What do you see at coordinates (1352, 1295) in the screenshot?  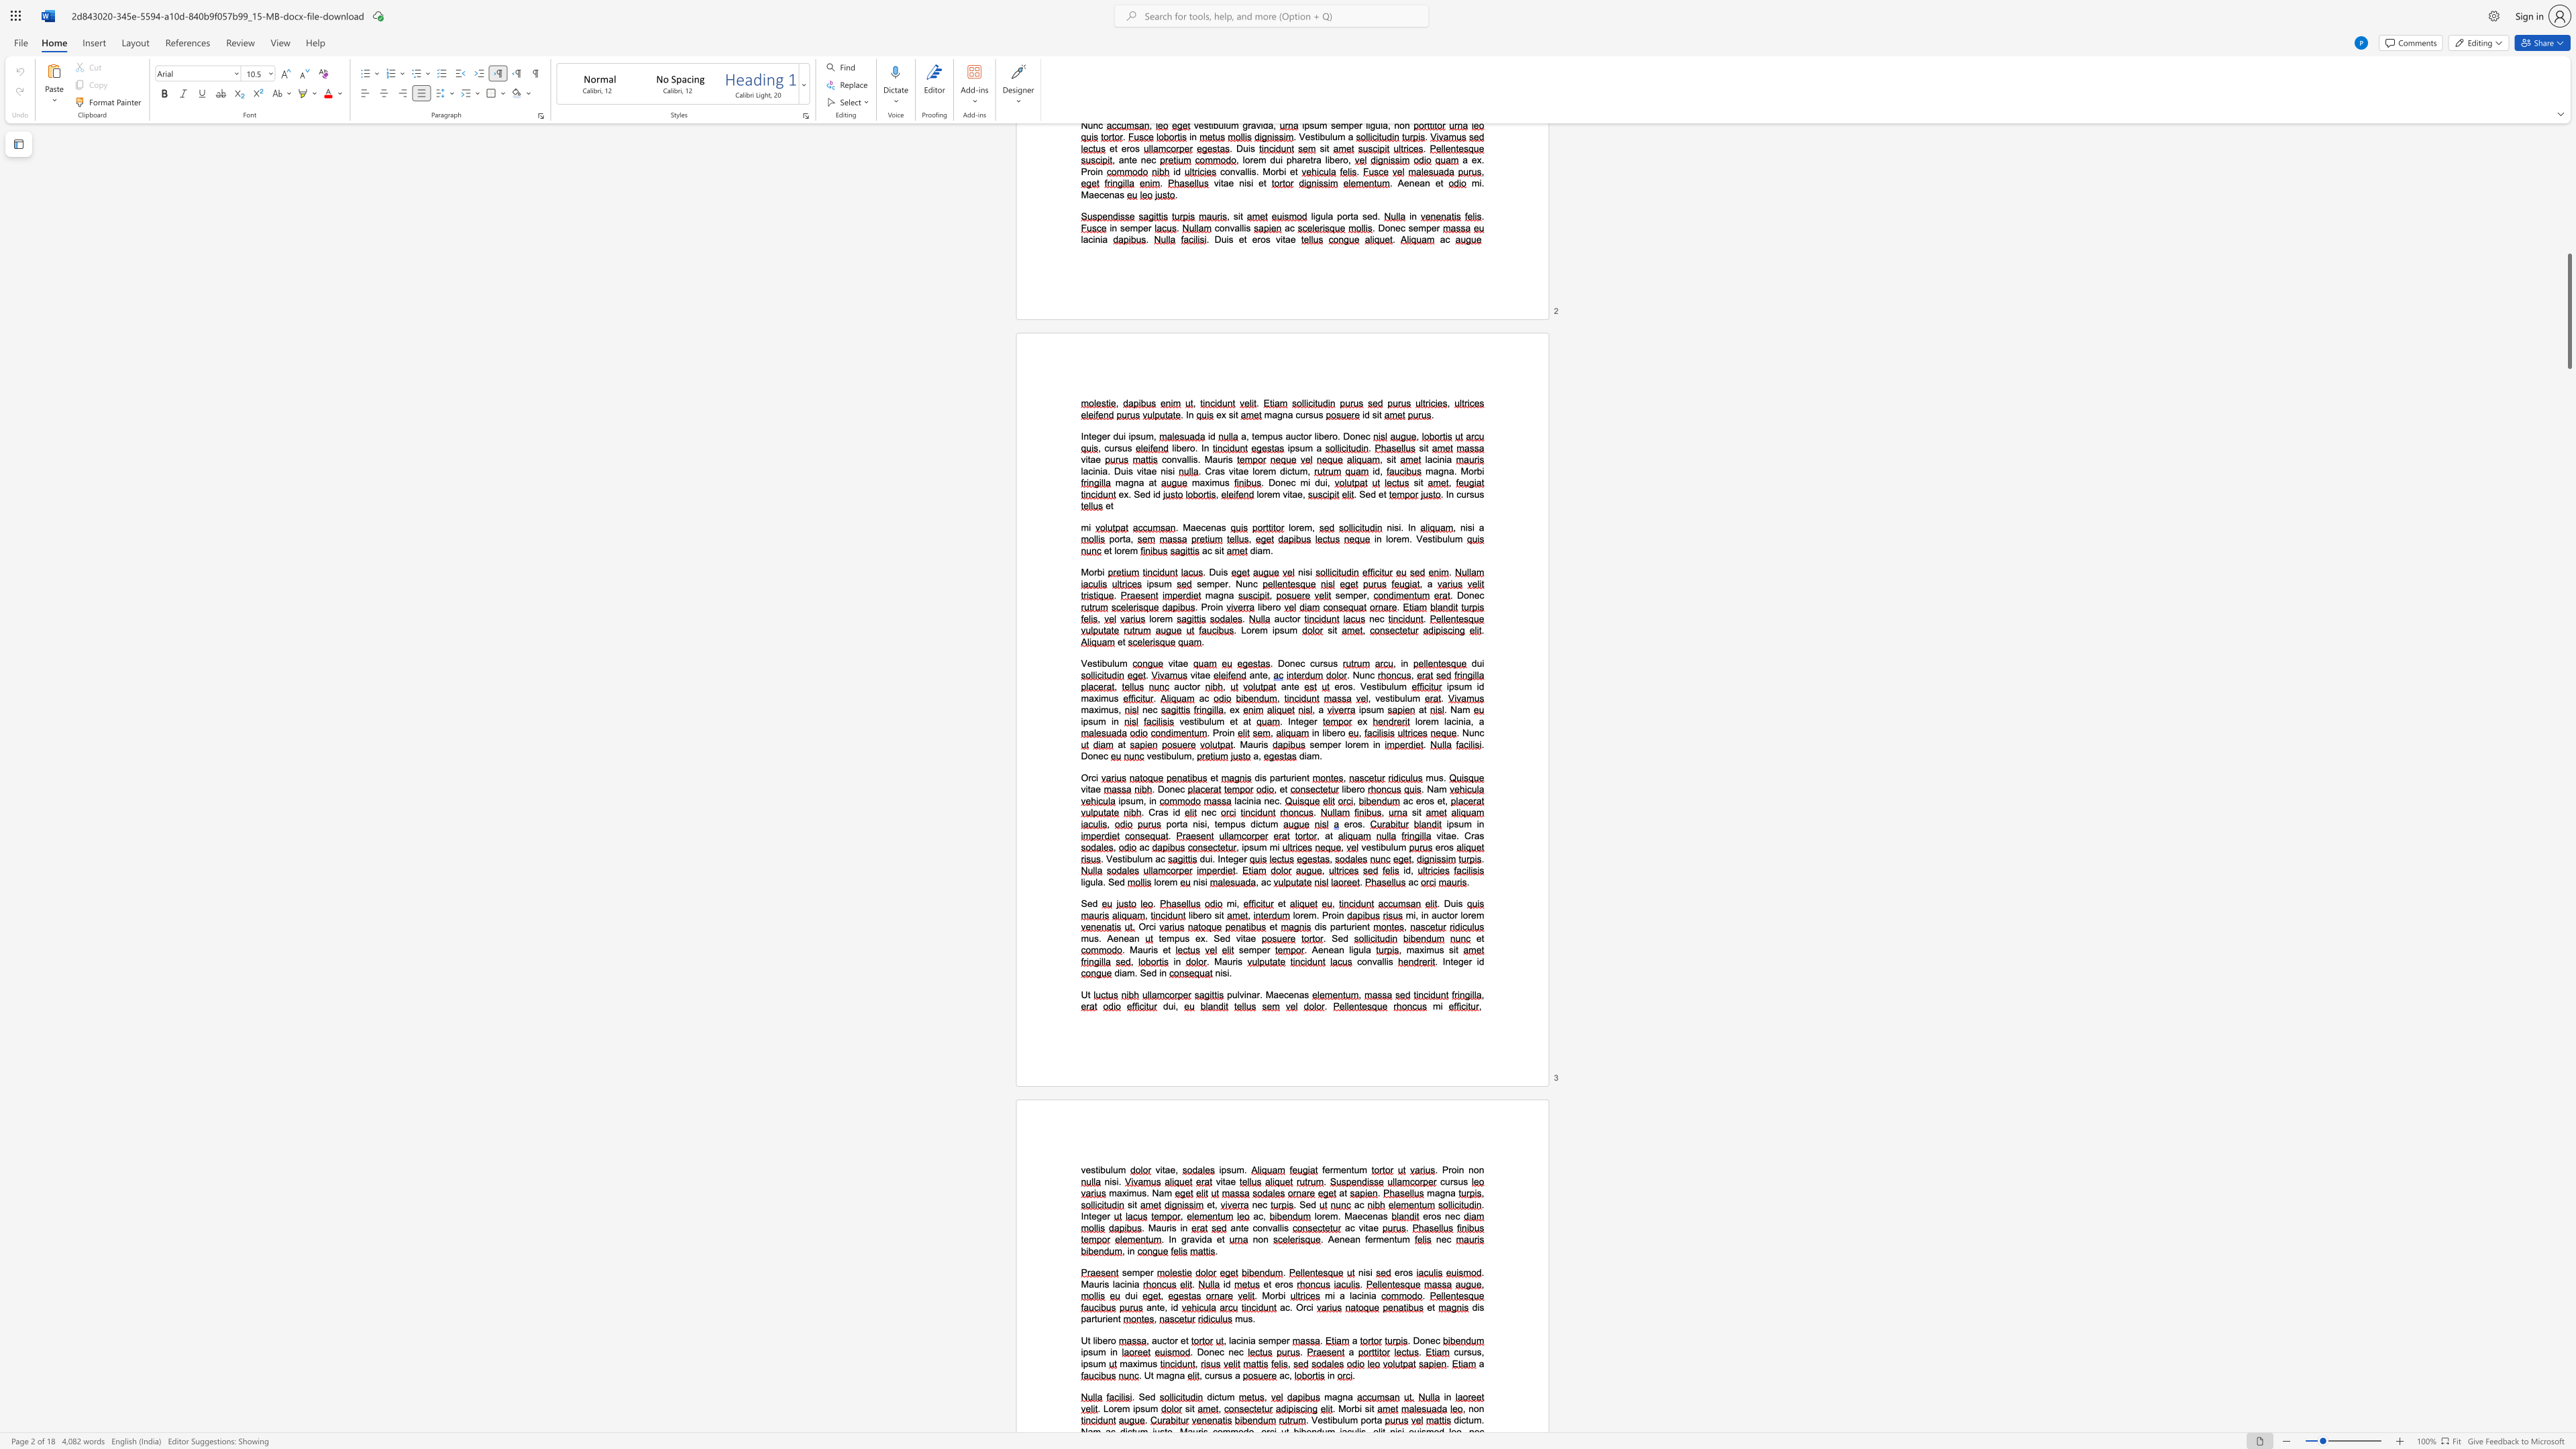 I see `the space between the continuous character "l" and "a" in the text` at bounding box center [1352, 1295].